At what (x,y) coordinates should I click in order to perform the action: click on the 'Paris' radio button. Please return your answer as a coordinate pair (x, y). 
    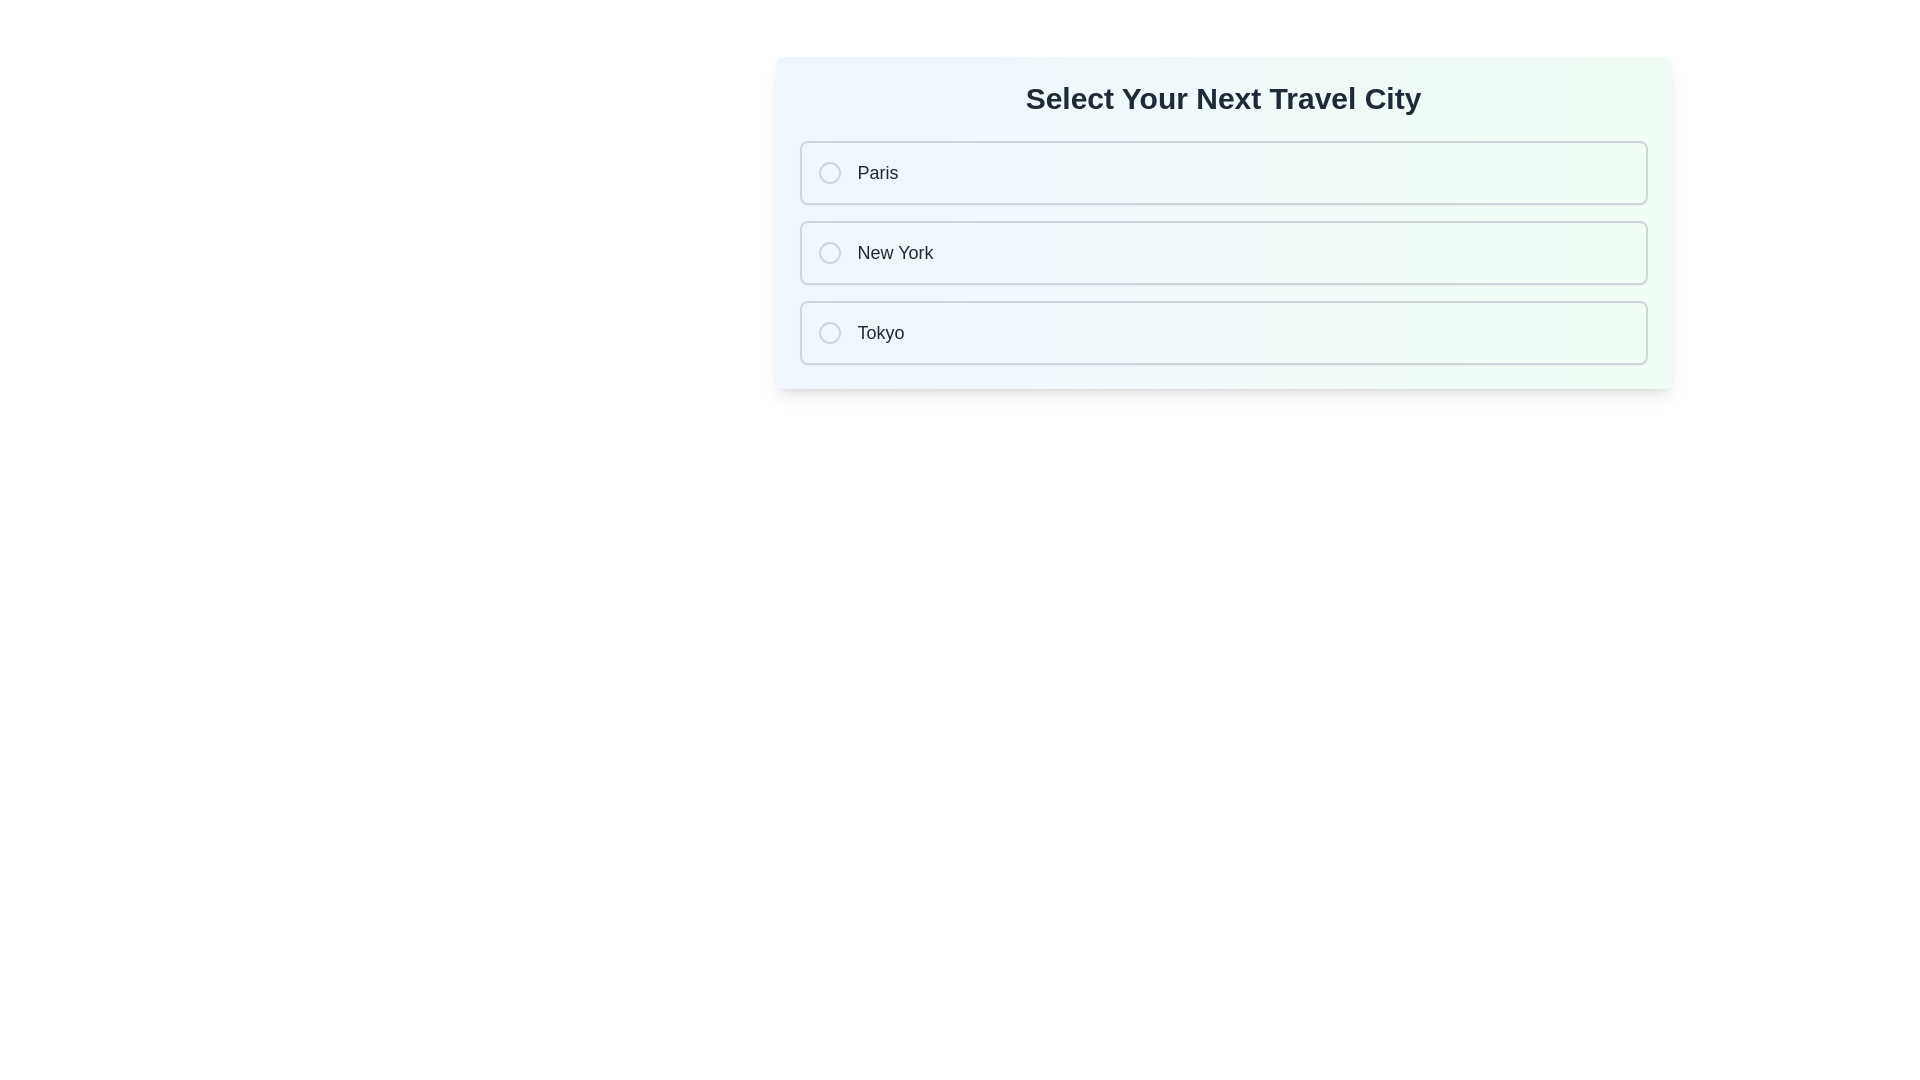
    Looking at the image, I should click on (1222, 172).